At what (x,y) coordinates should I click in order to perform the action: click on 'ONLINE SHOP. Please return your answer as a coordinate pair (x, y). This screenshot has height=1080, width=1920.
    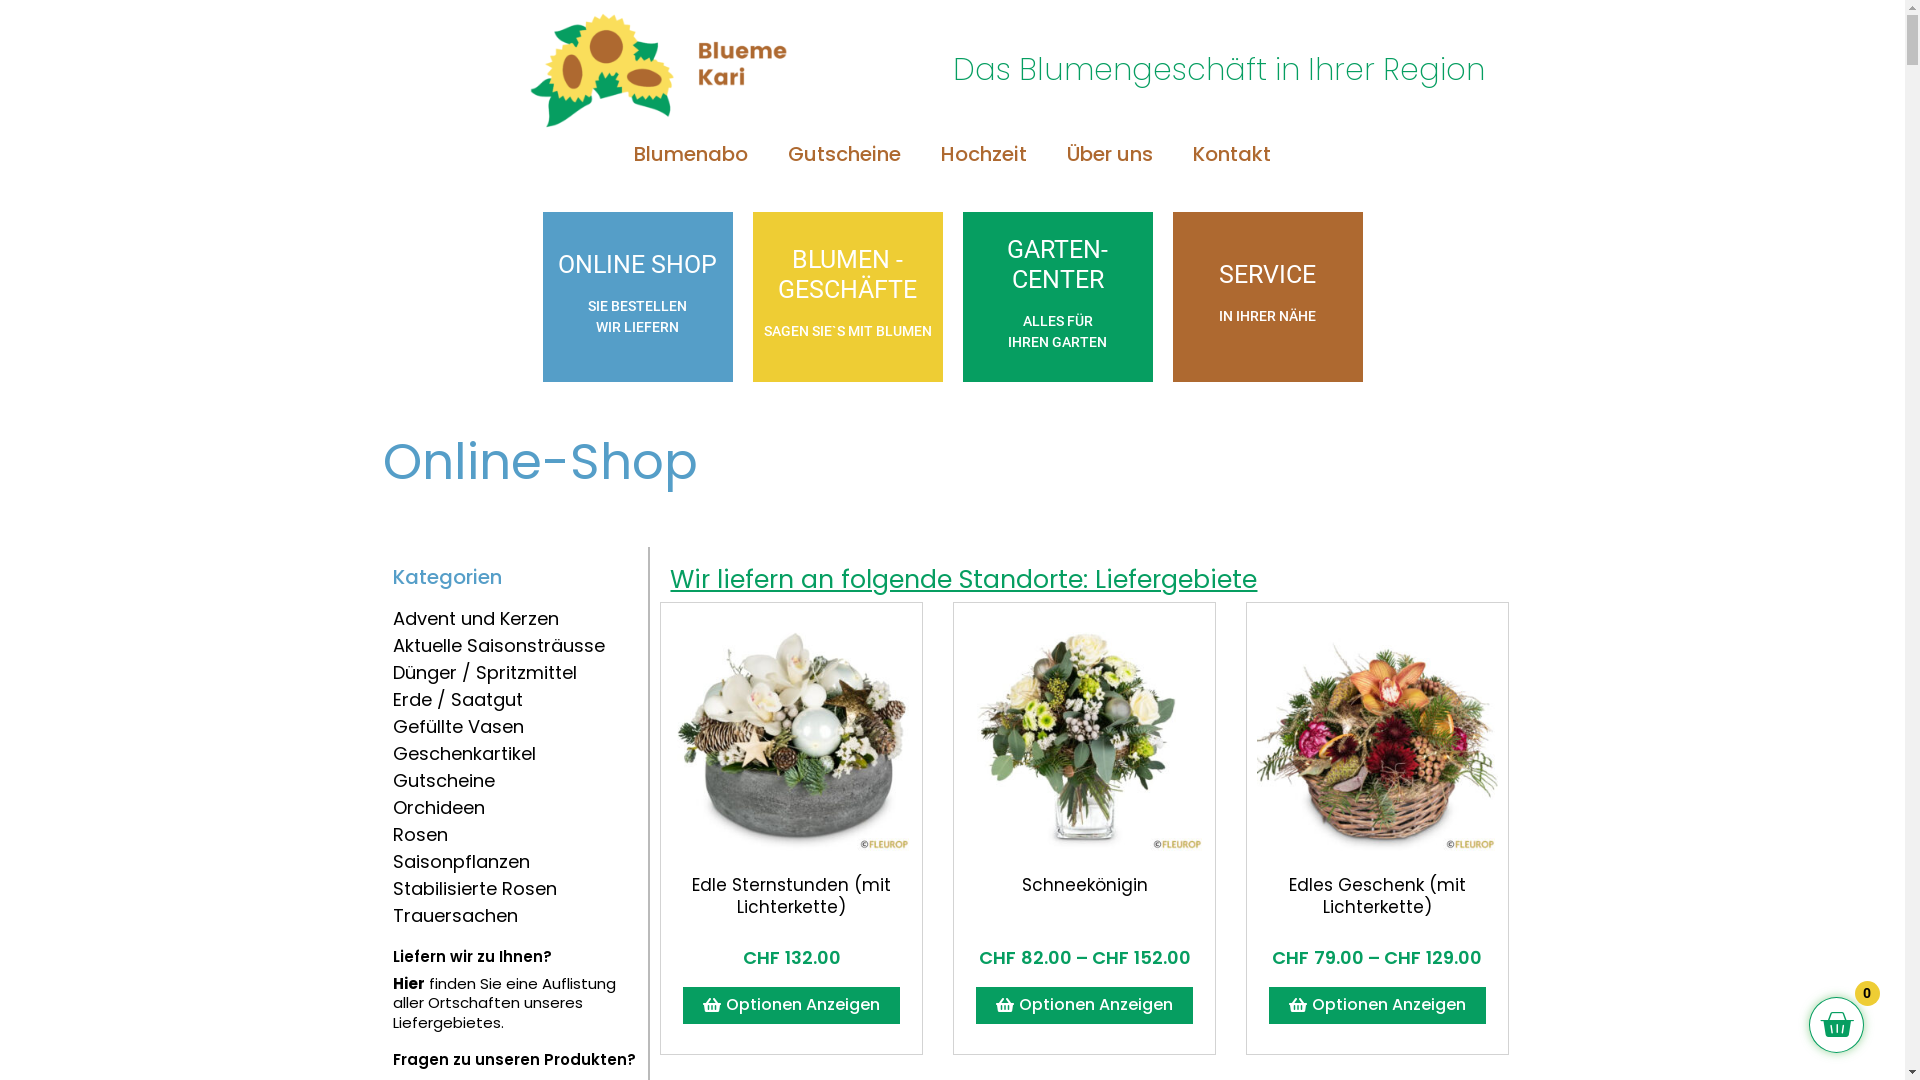
    Looking at the image, I should click on (547, 297).